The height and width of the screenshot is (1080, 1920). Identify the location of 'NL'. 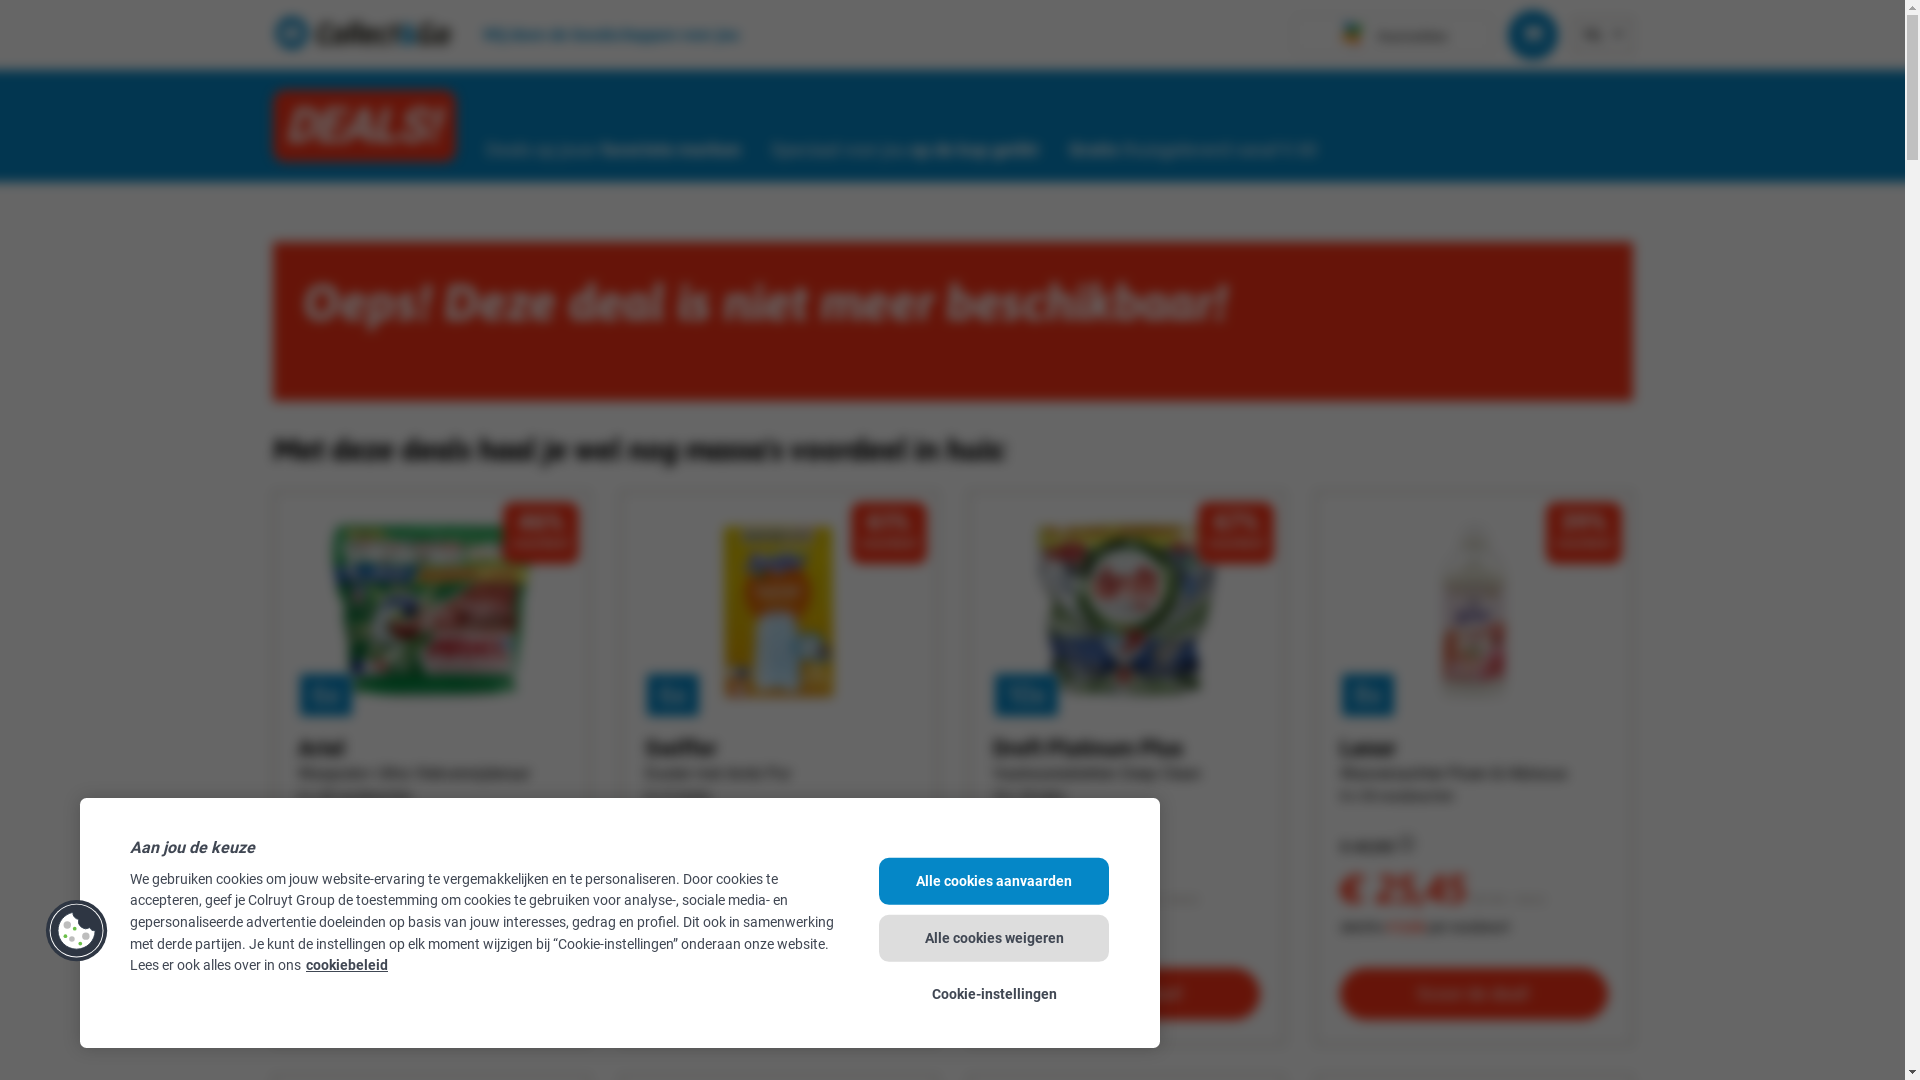
(1592, 33).